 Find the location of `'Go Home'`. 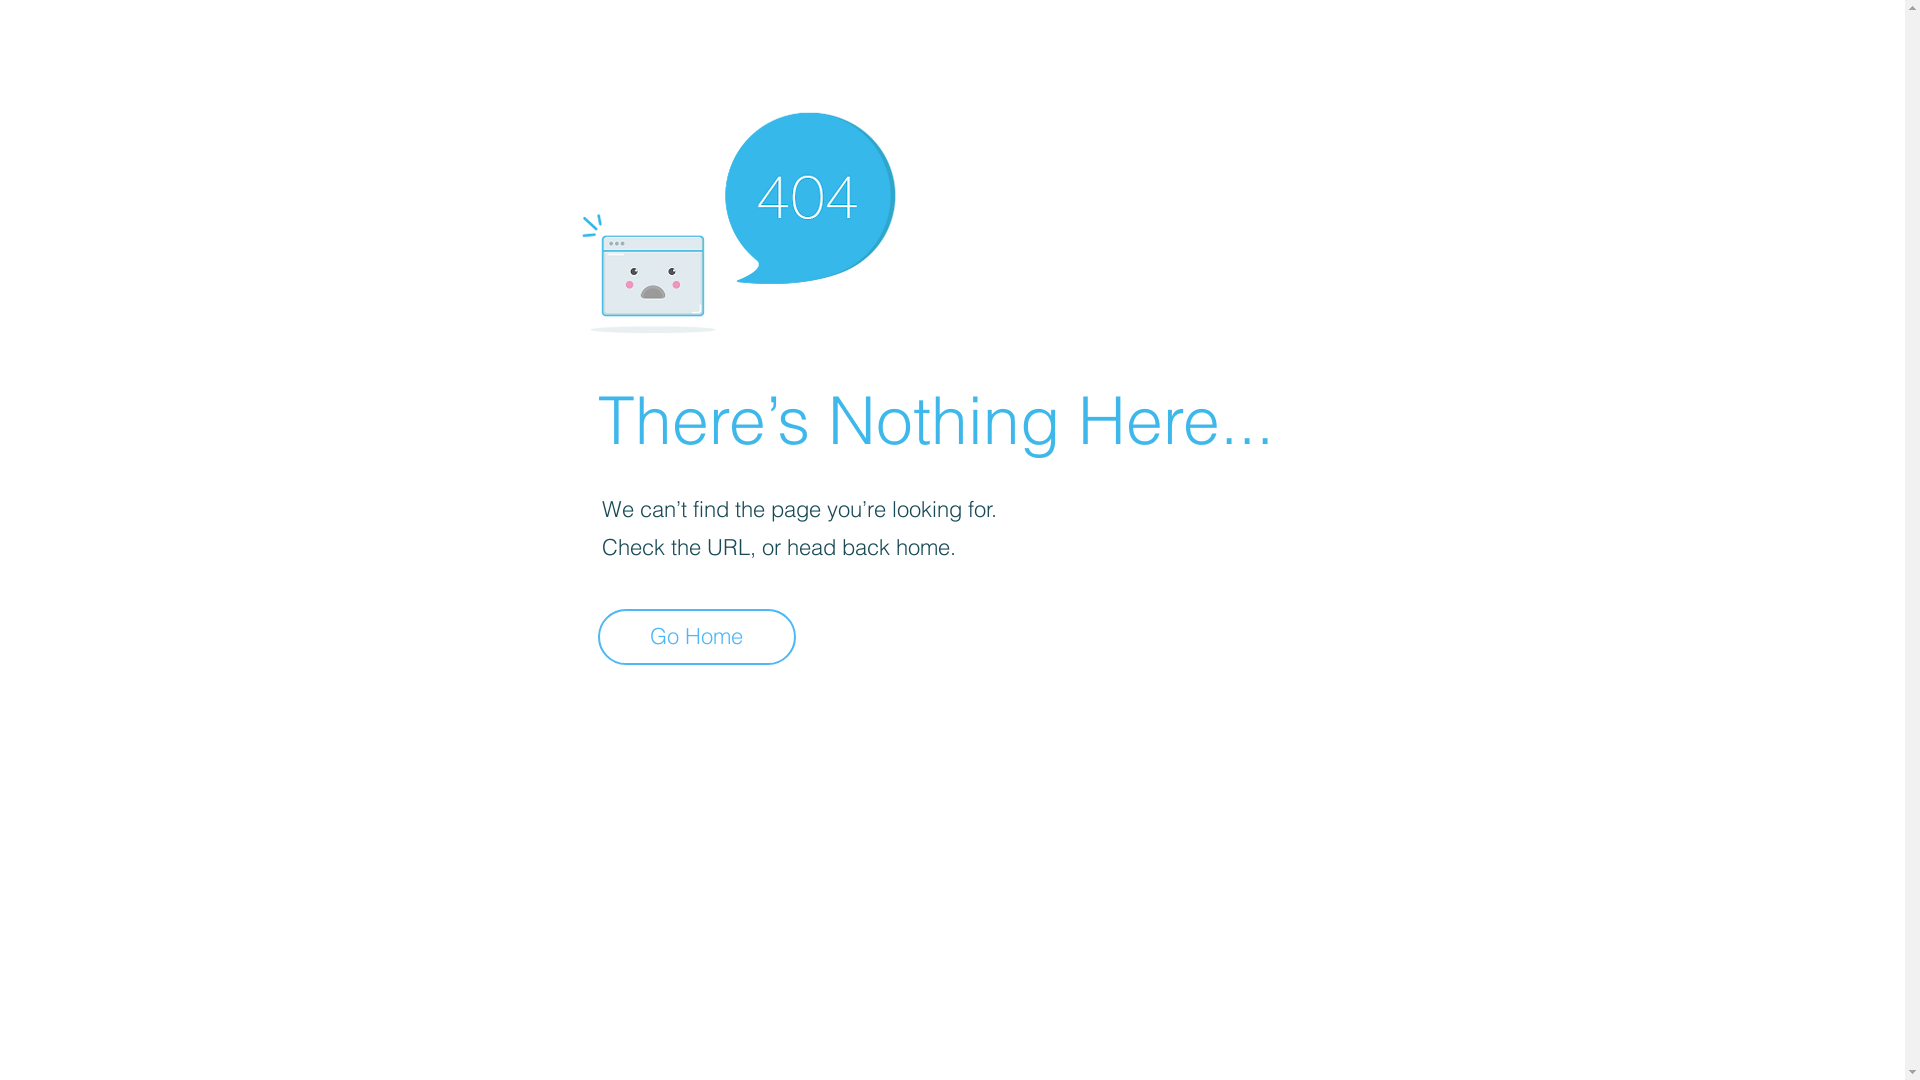

'Go Home' is located at coordinates (696, 636).